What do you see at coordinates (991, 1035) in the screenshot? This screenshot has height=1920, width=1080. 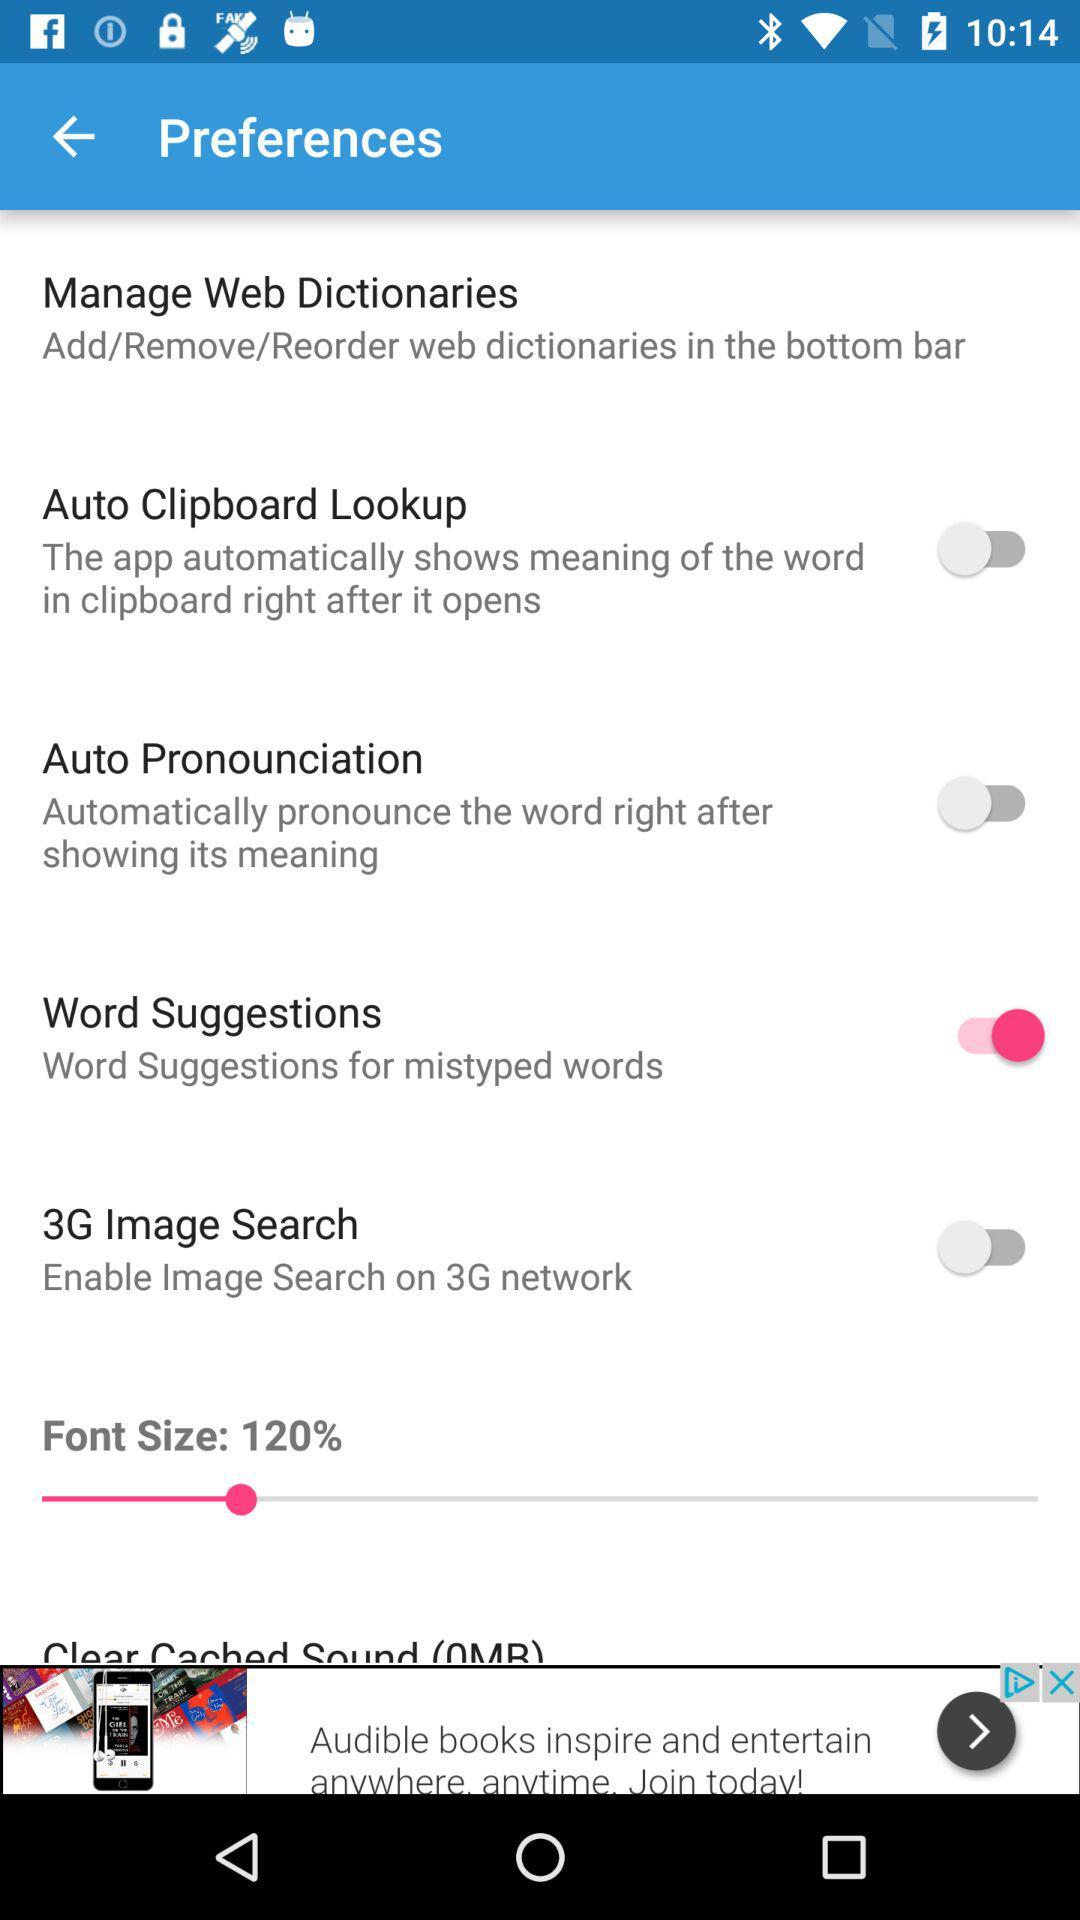 I see `on and off` at bounding box center [991, 1035].